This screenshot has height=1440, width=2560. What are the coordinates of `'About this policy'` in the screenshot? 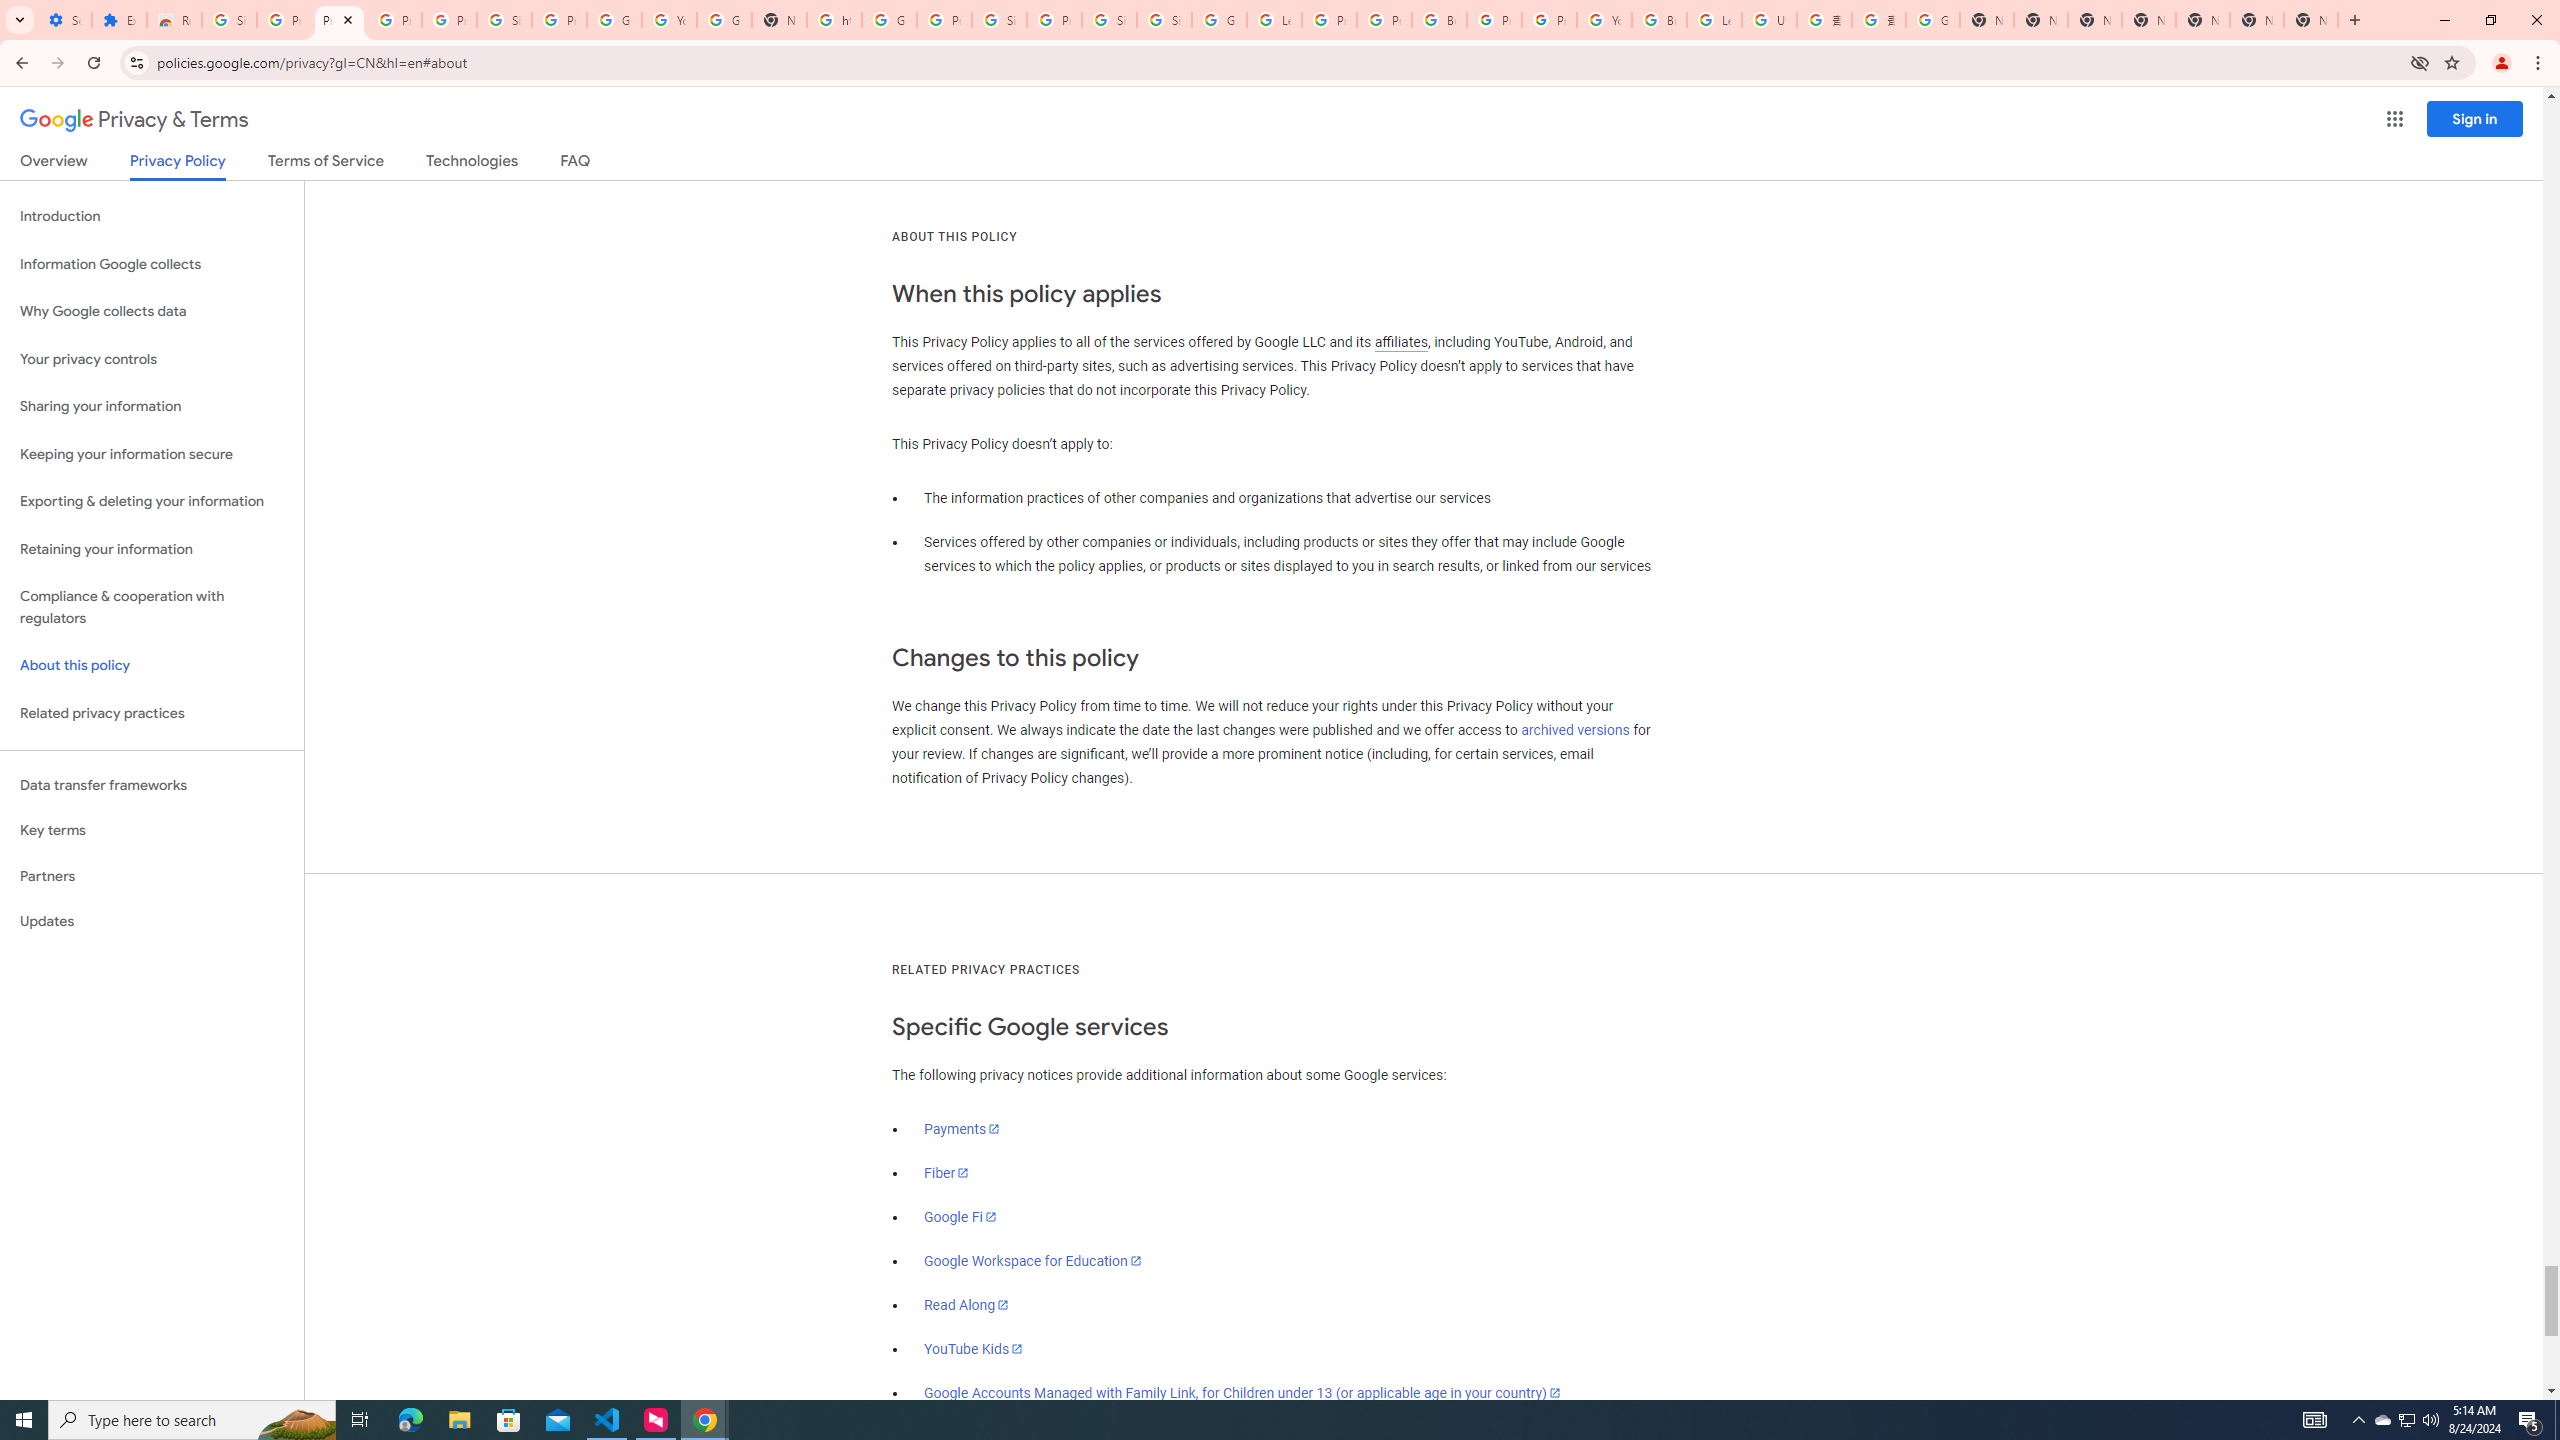 It's located at (151, 666).